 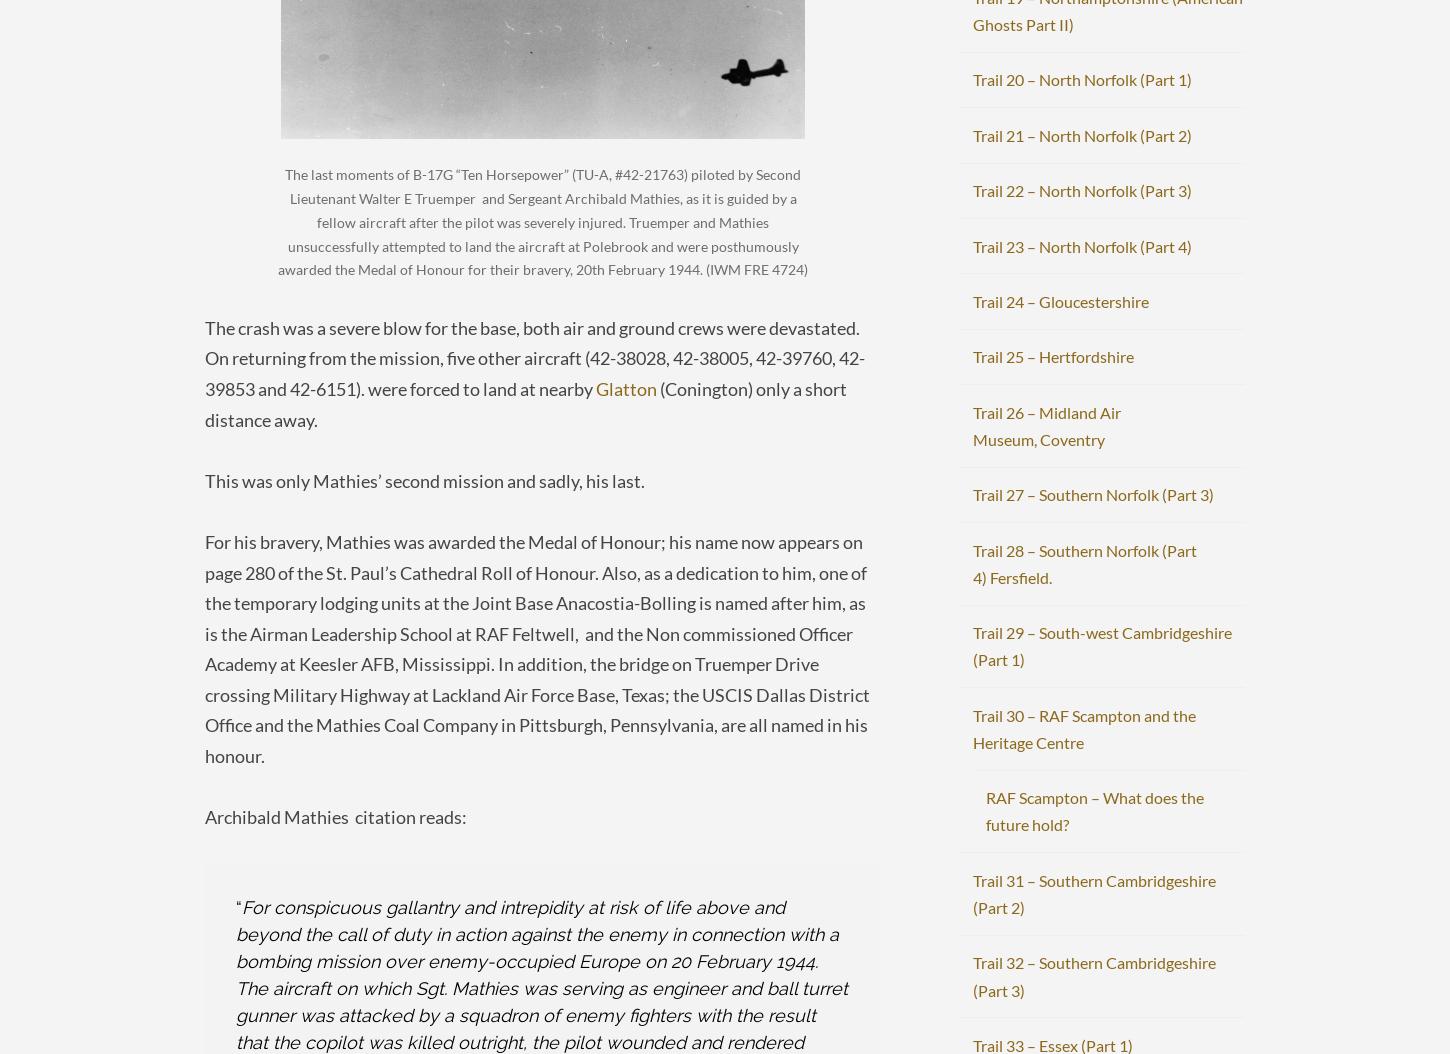 I want to click on 'Glatton', so click(x=625, y=386).